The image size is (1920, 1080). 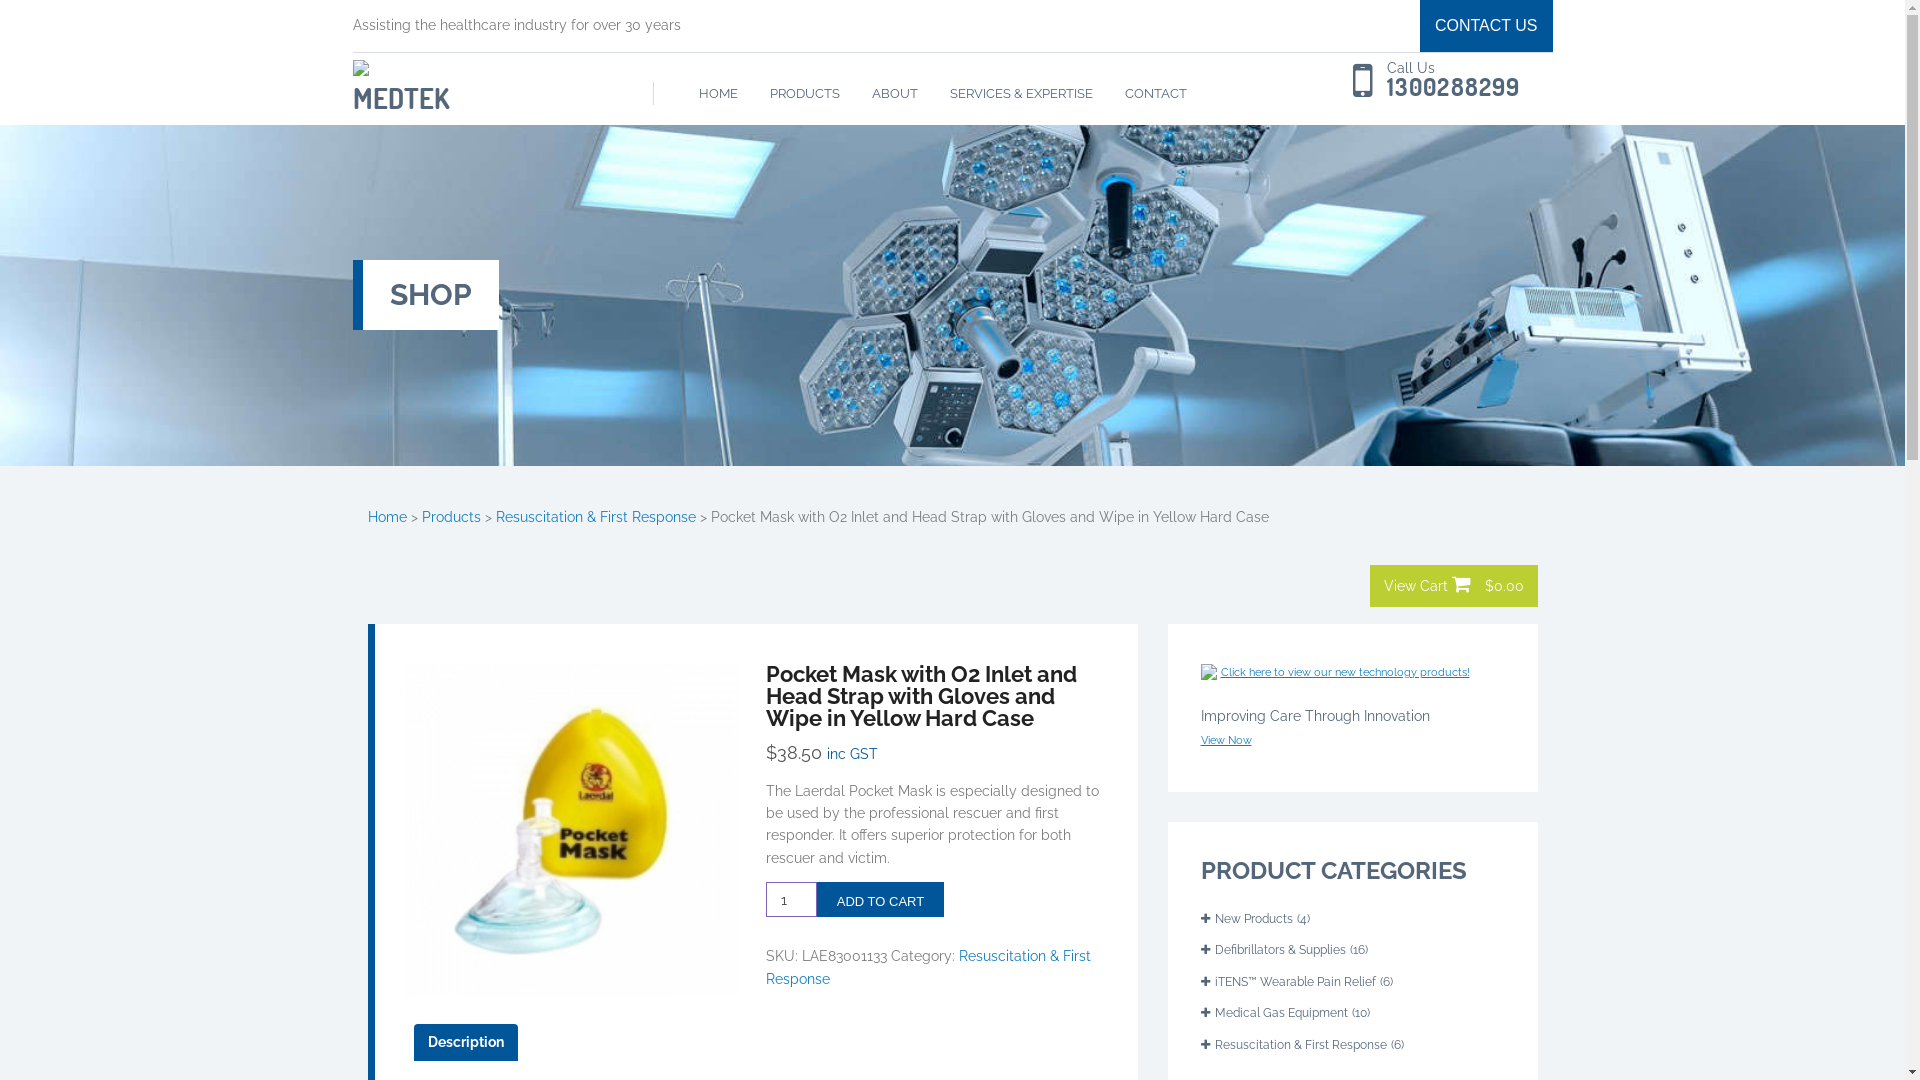 I want to click on 'CONTACT US', so click(x=1486, y=26).